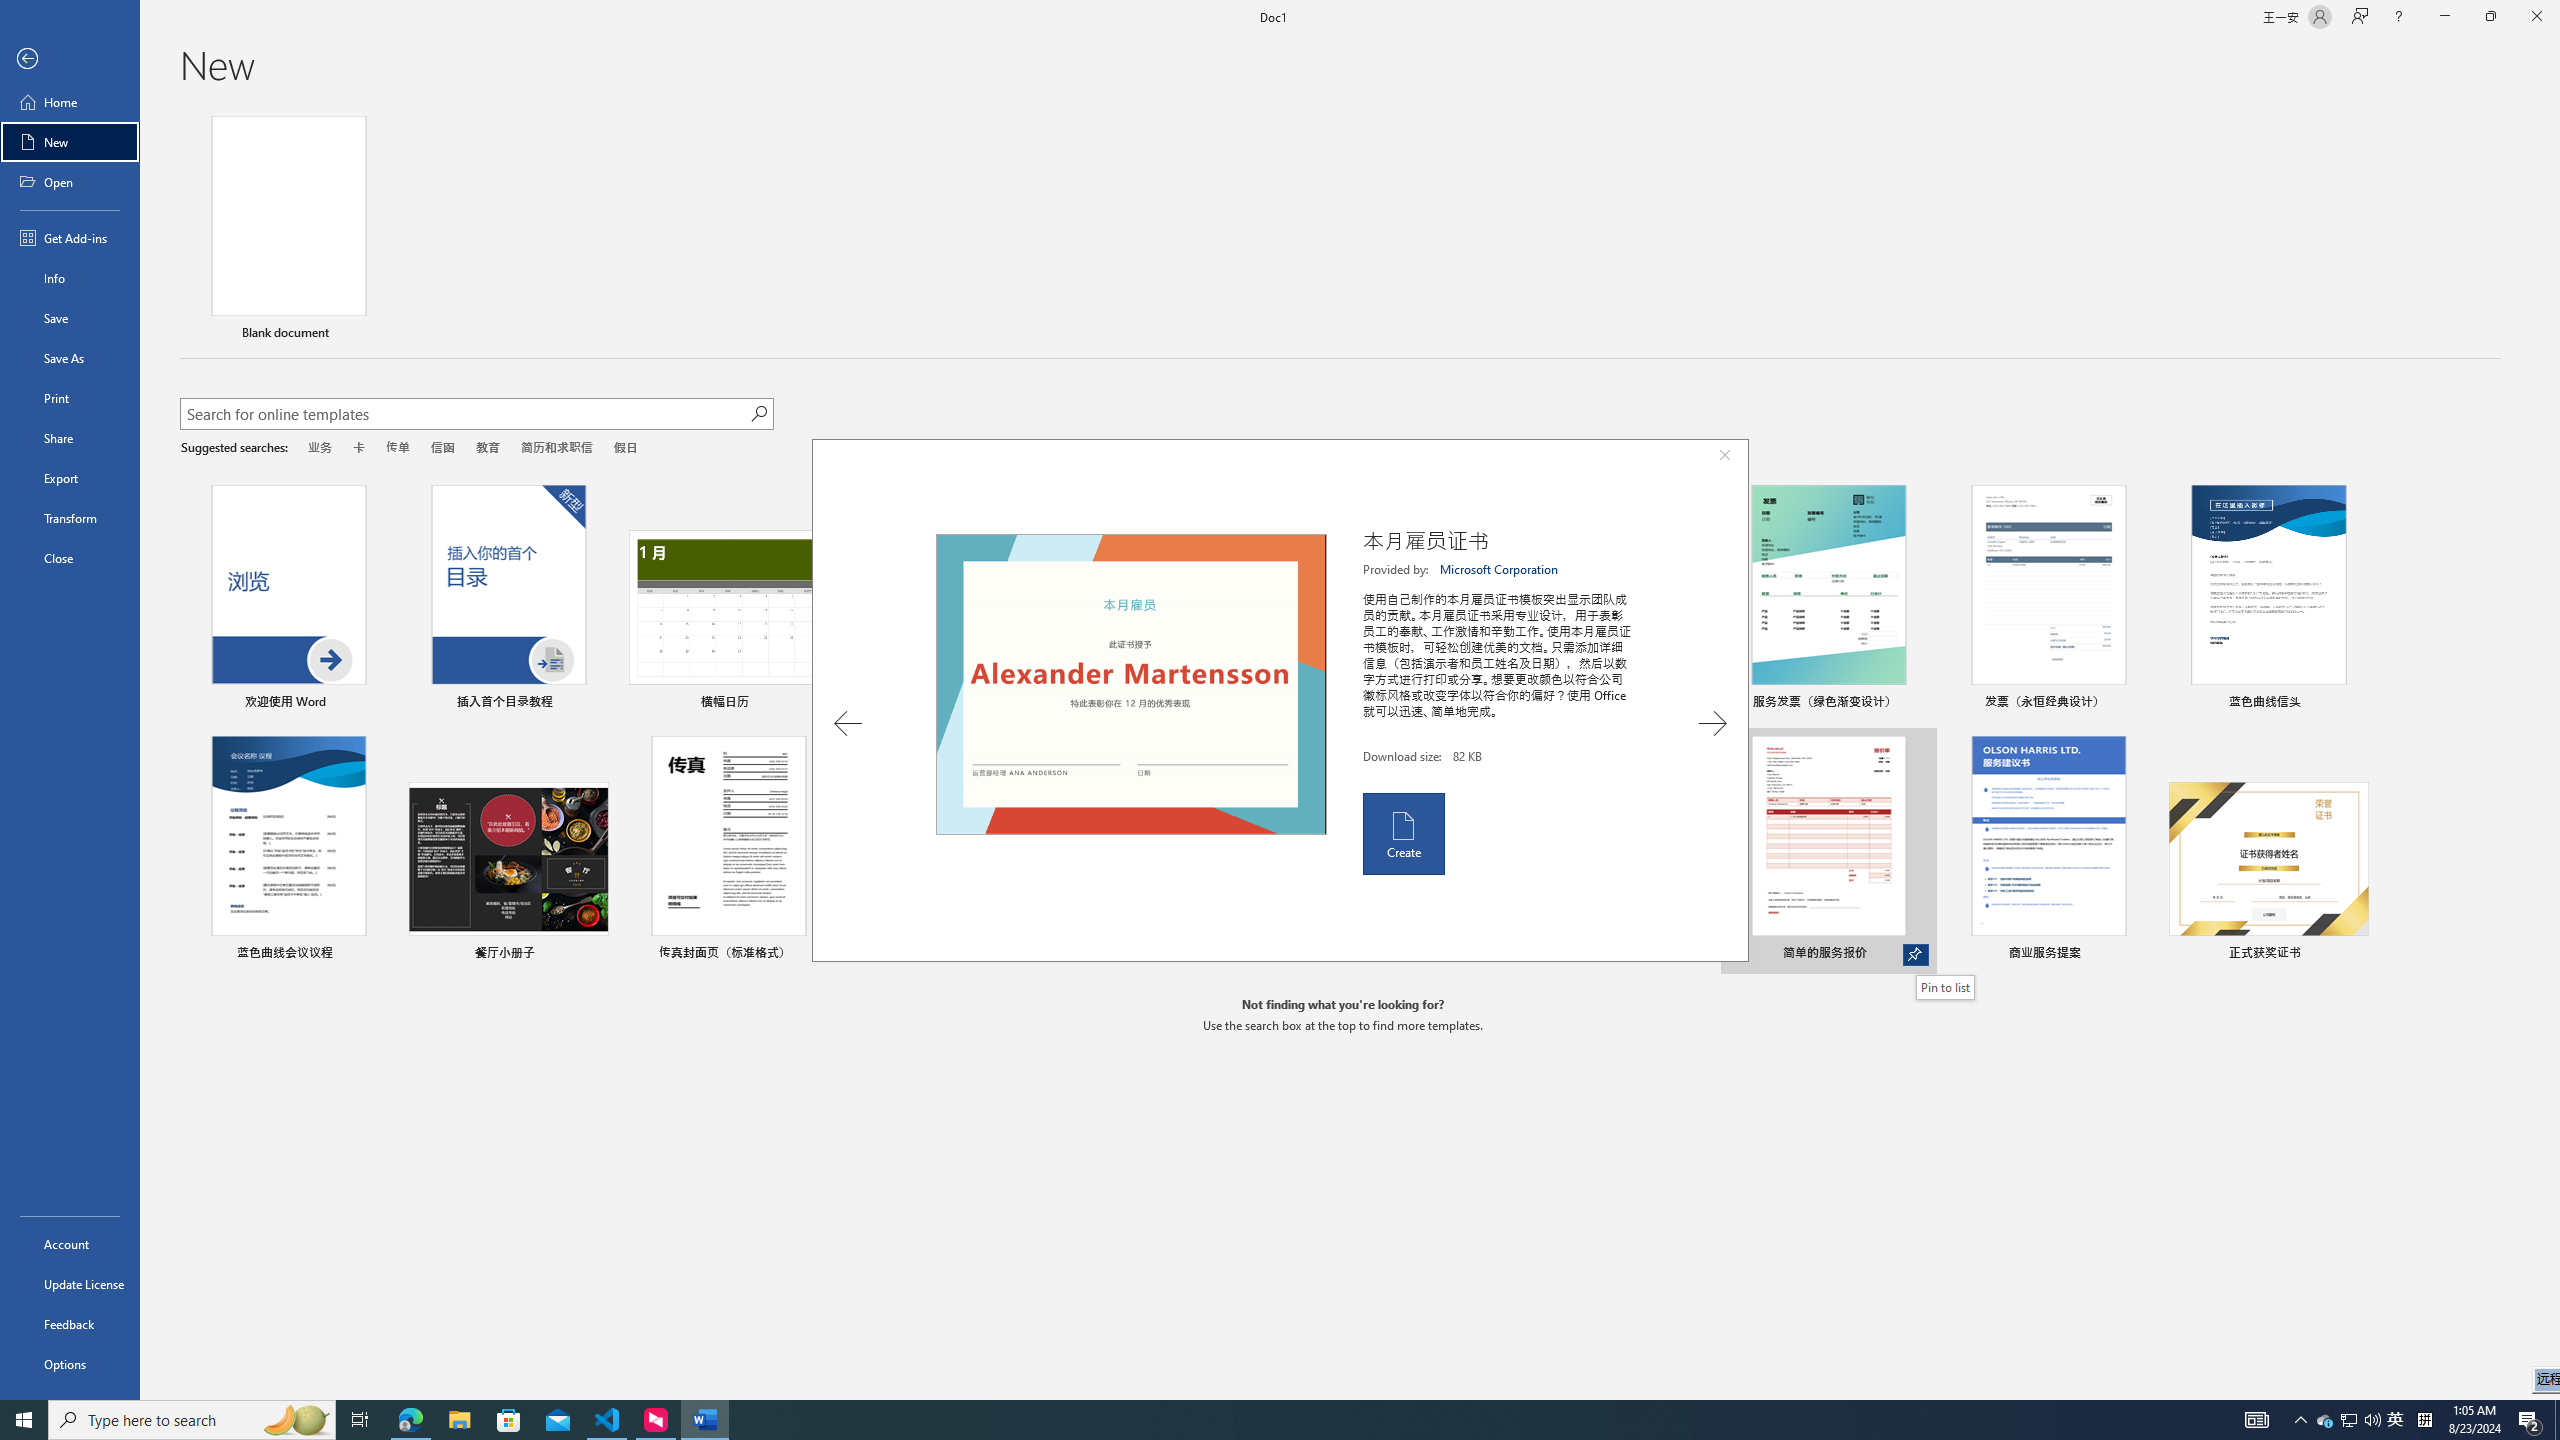 This screenshot has width=2560, height=1440. I want to click on 'Options', so click(69, 1363).